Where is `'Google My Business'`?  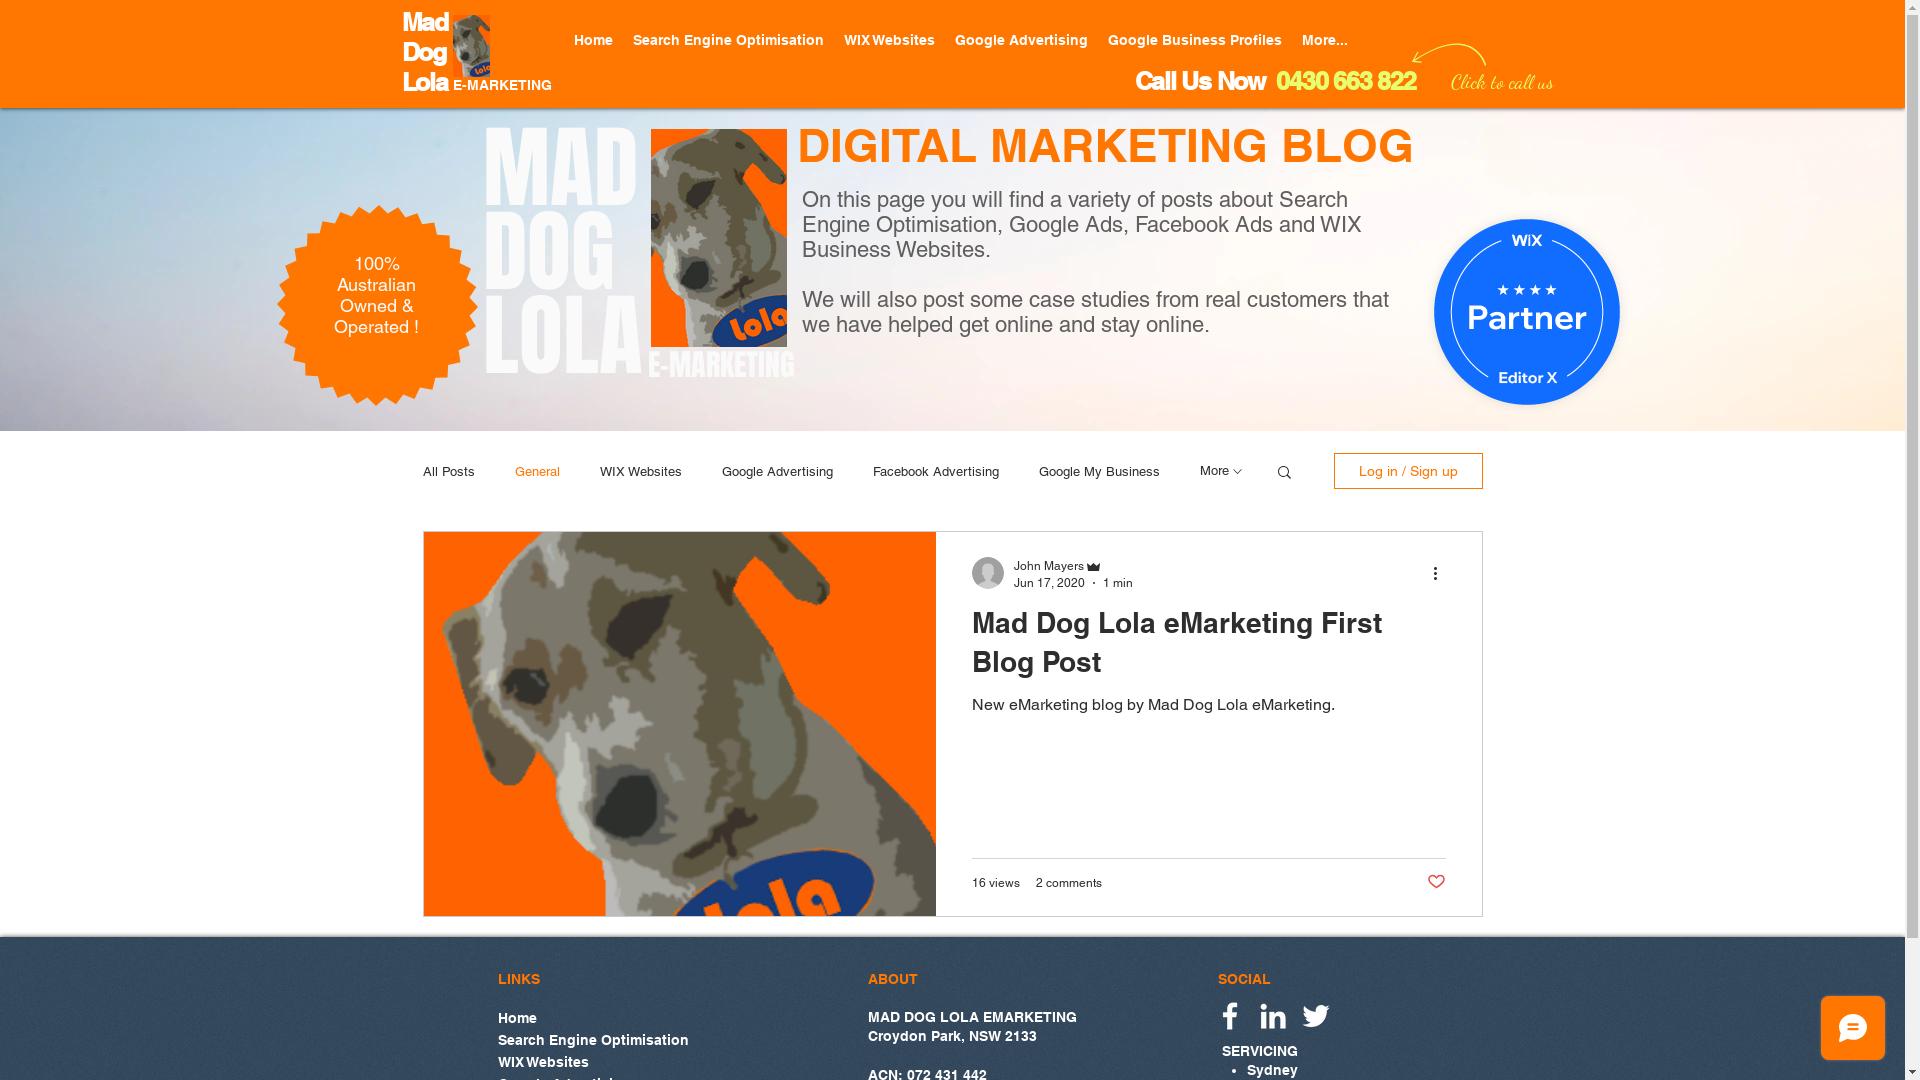
'Google My Business' is located at coordinates (1097, 471).